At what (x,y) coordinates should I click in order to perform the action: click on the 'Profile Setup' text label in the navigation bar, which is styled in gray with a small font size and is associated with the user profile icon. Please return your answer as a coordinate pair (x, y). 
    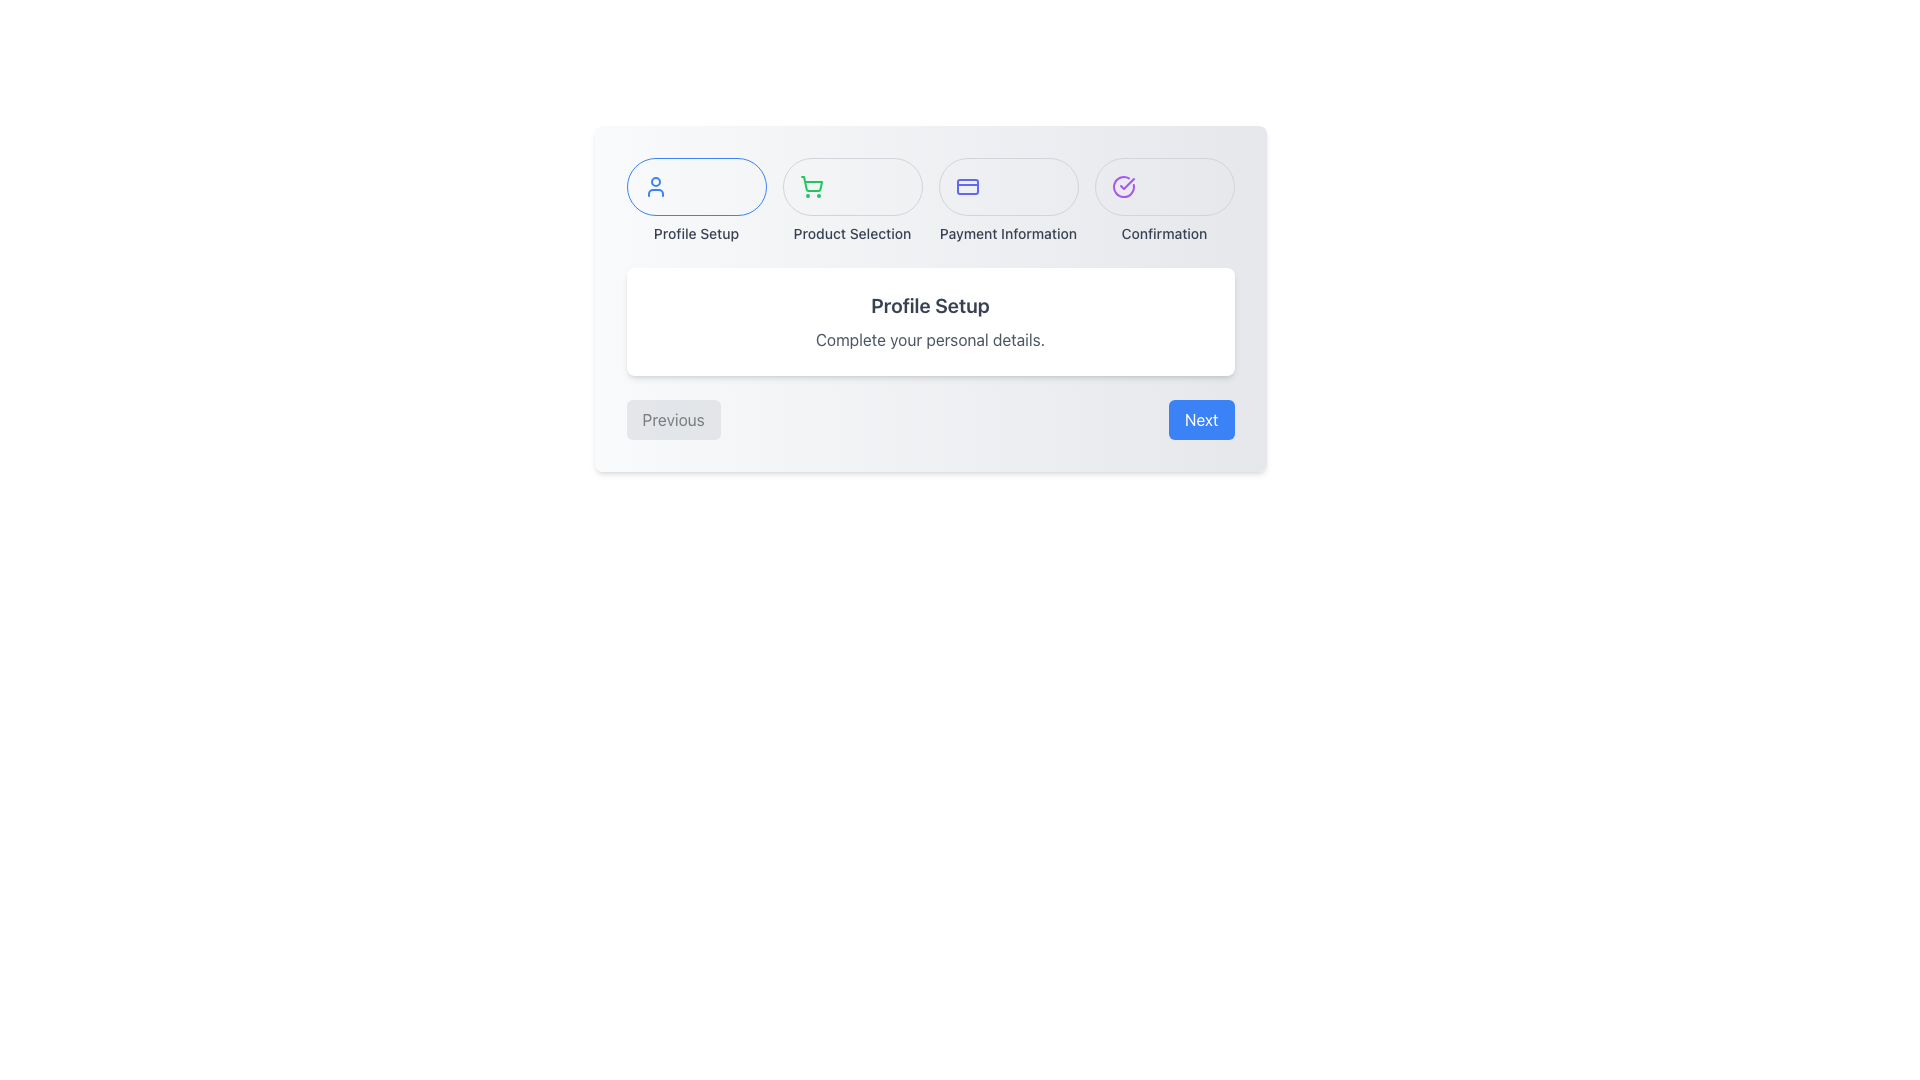
    Looking at the image, I should click on (696, 233).